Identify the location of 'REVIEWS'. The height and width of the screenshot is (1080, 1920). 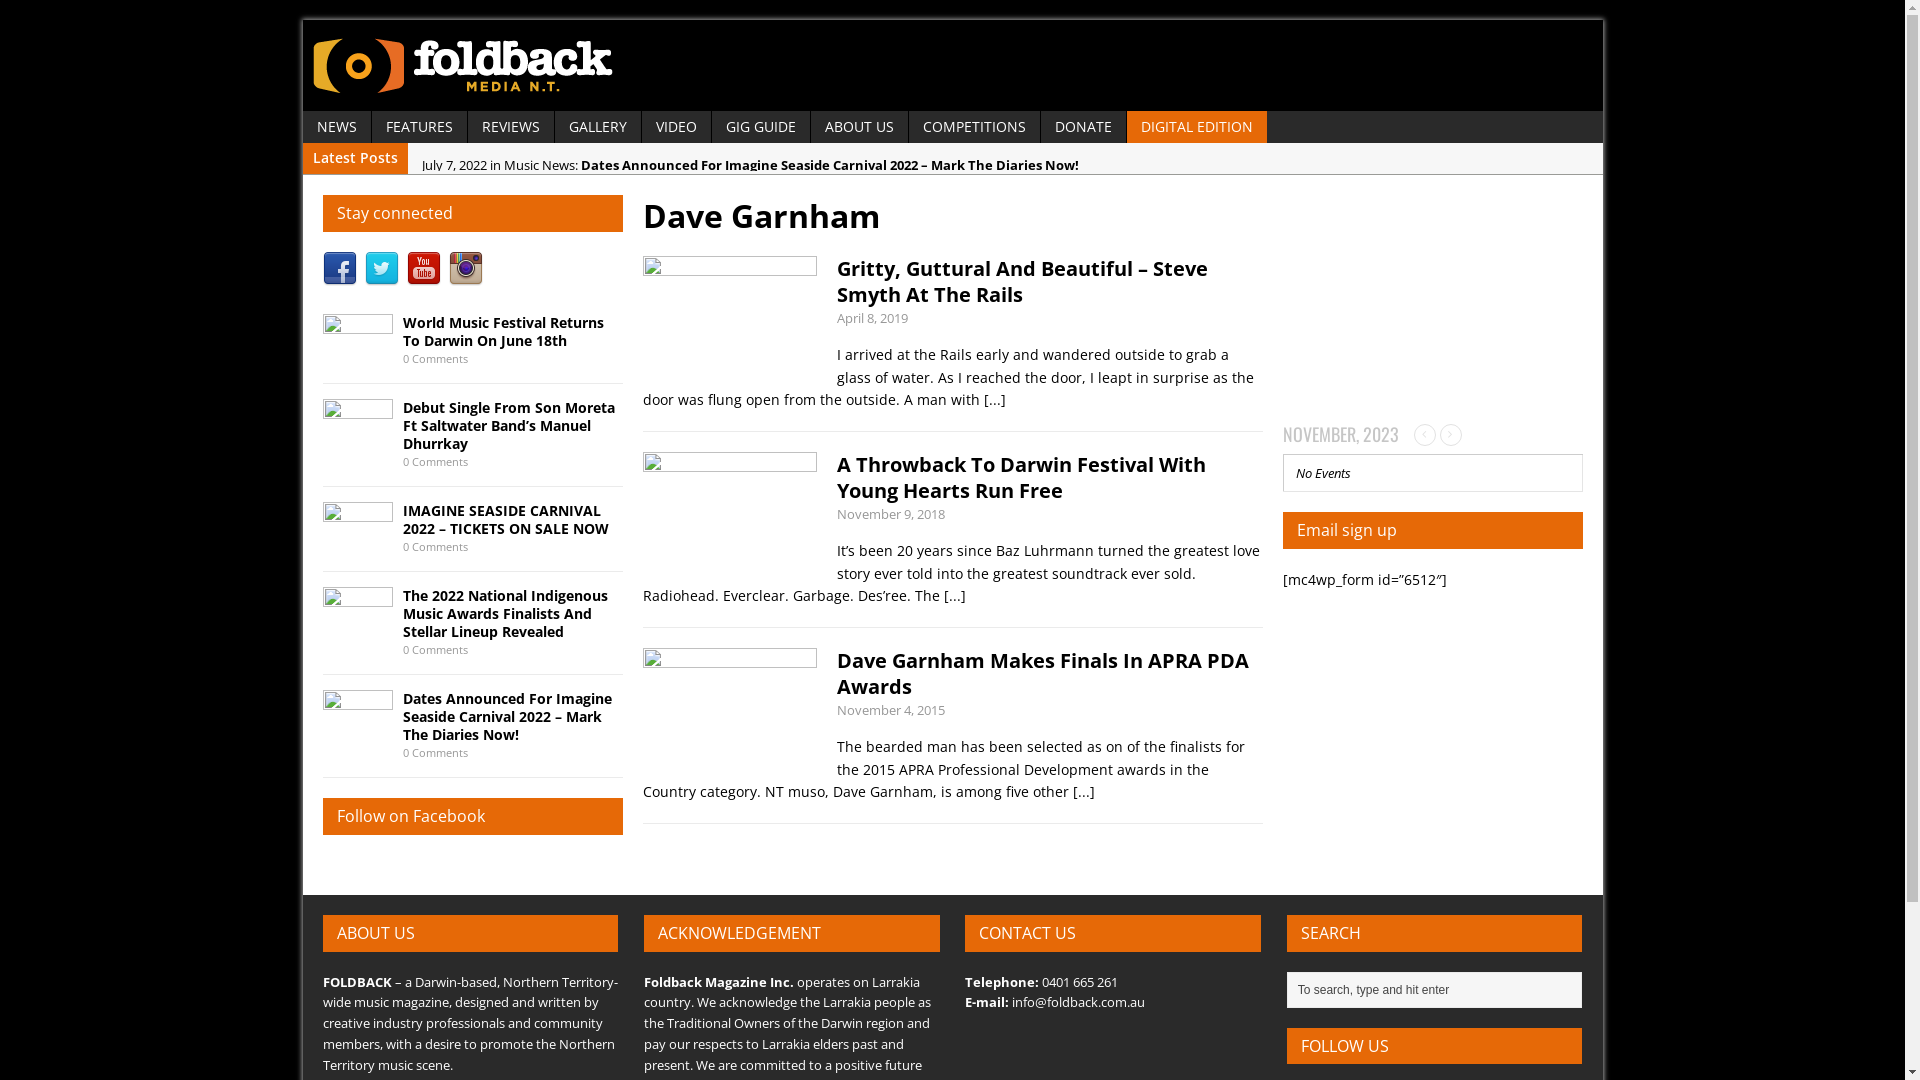
(510, 127).